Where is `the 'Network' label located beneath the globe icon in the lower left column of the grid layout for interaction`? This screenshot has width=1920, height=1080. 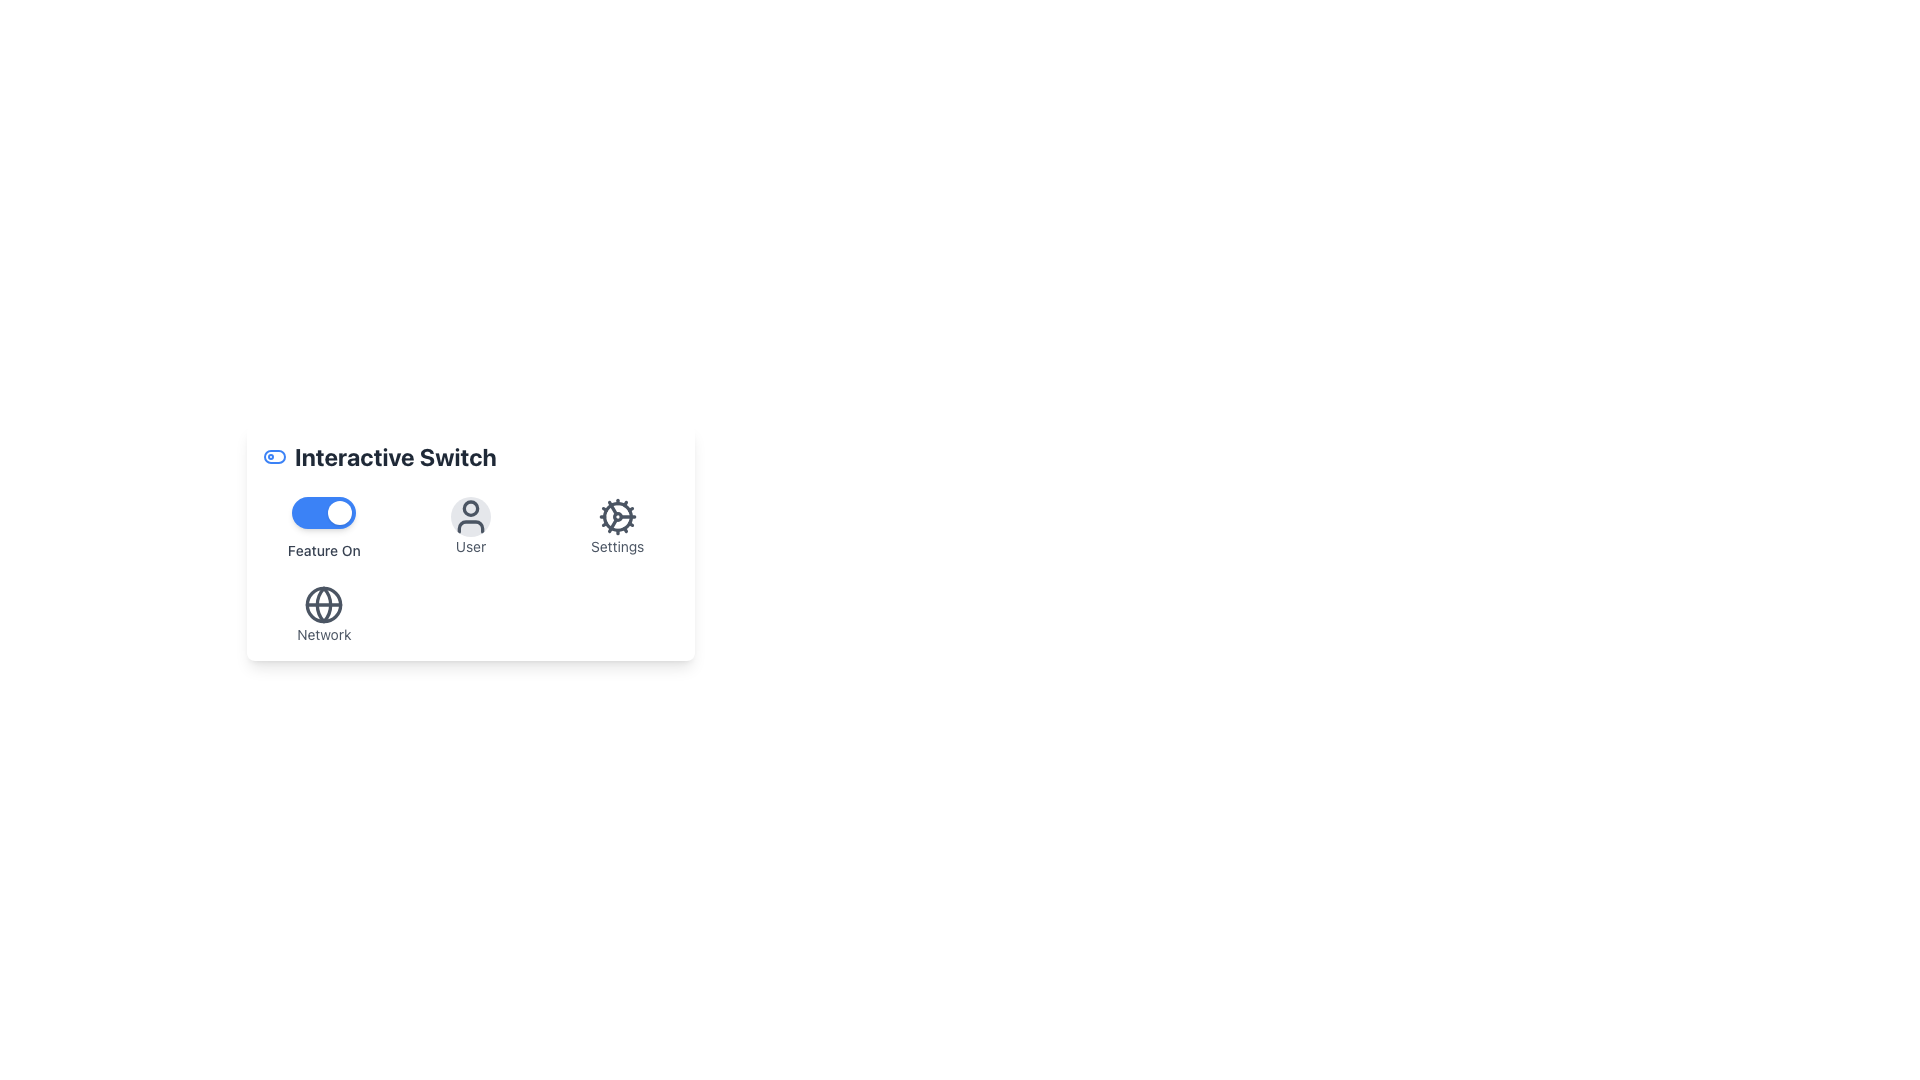
the 'Network' label located beneath the globe icon in the lower left column of the grid layout for interaction is located at coordinates (324, 613).